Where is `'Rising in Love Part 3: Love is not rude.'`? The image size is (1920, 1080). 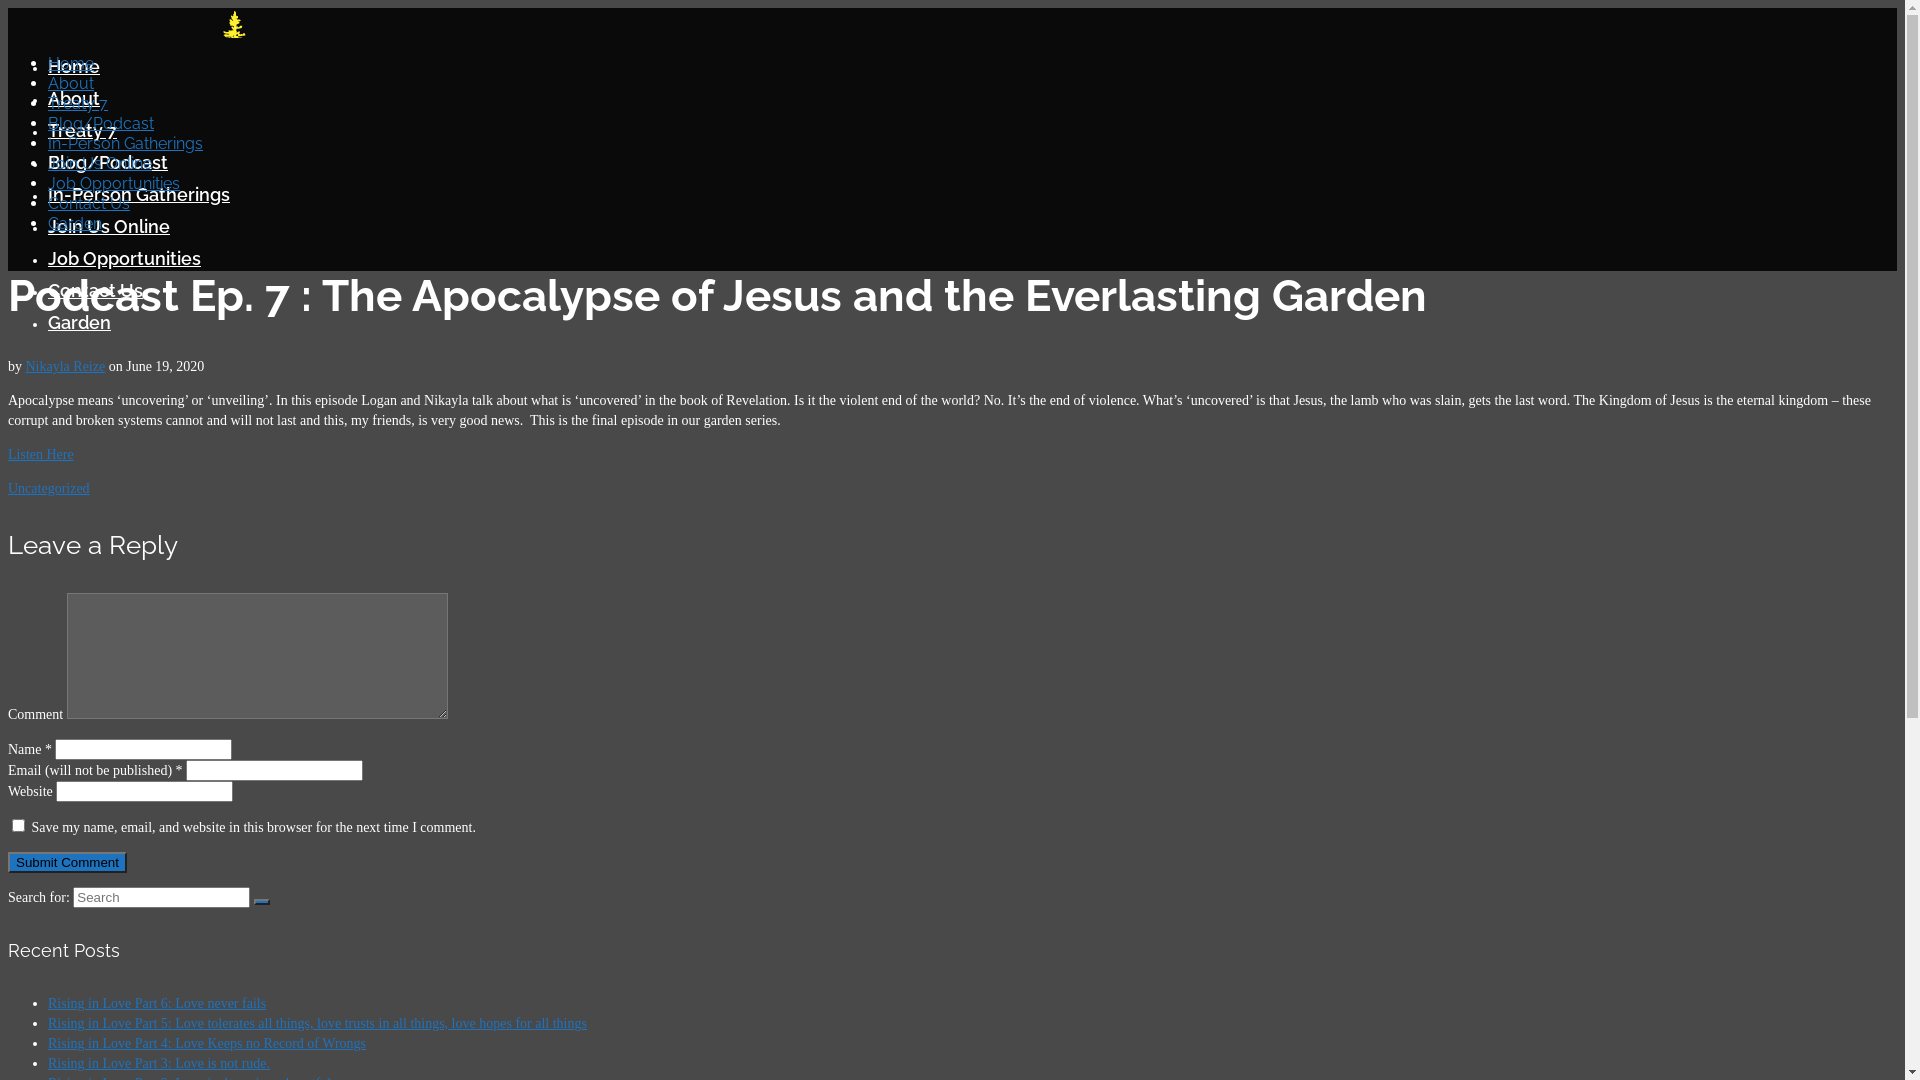 'Rising in Love Part 3: Love is not rude.' is located at coordinates (157, 1062).